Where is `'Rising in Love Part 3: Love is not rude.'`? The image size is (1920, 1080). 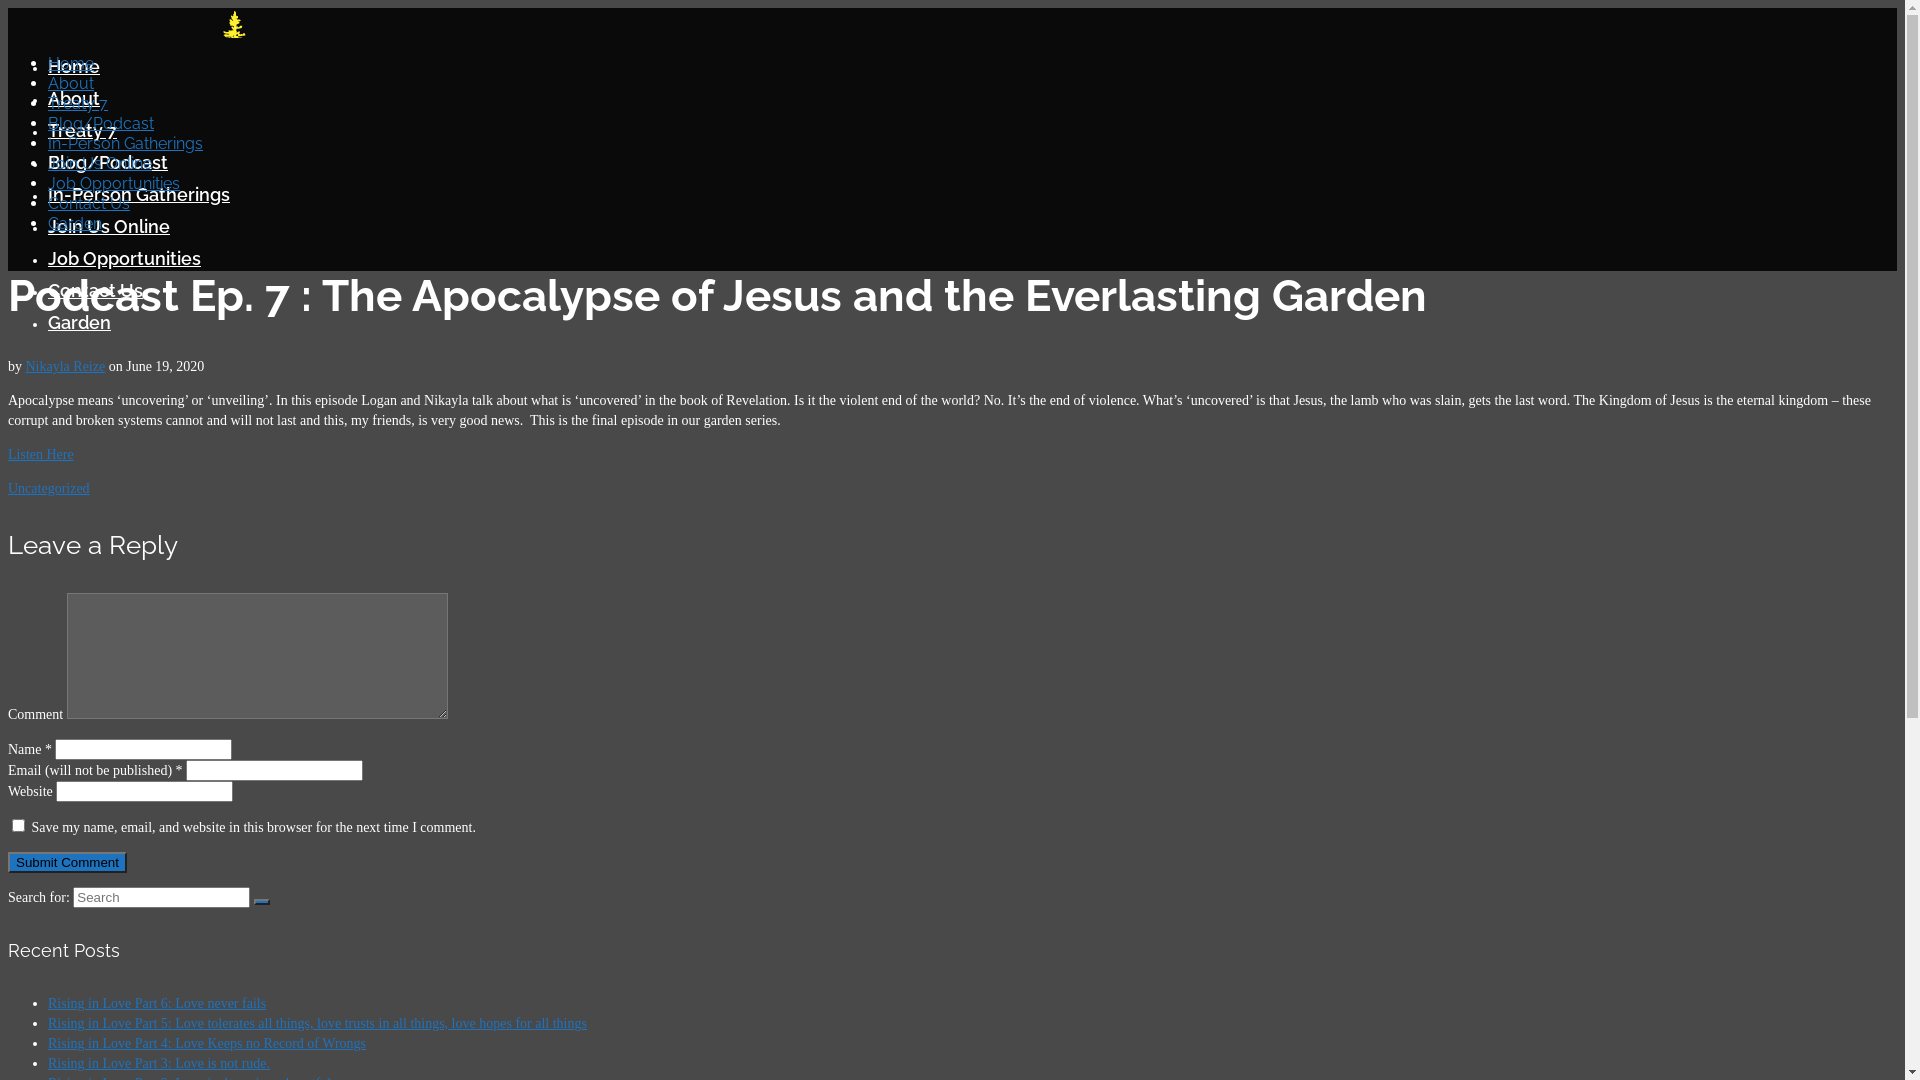 'Rising in Love Part 3: Love is not rude.' is located at coordinates (157, 1062).